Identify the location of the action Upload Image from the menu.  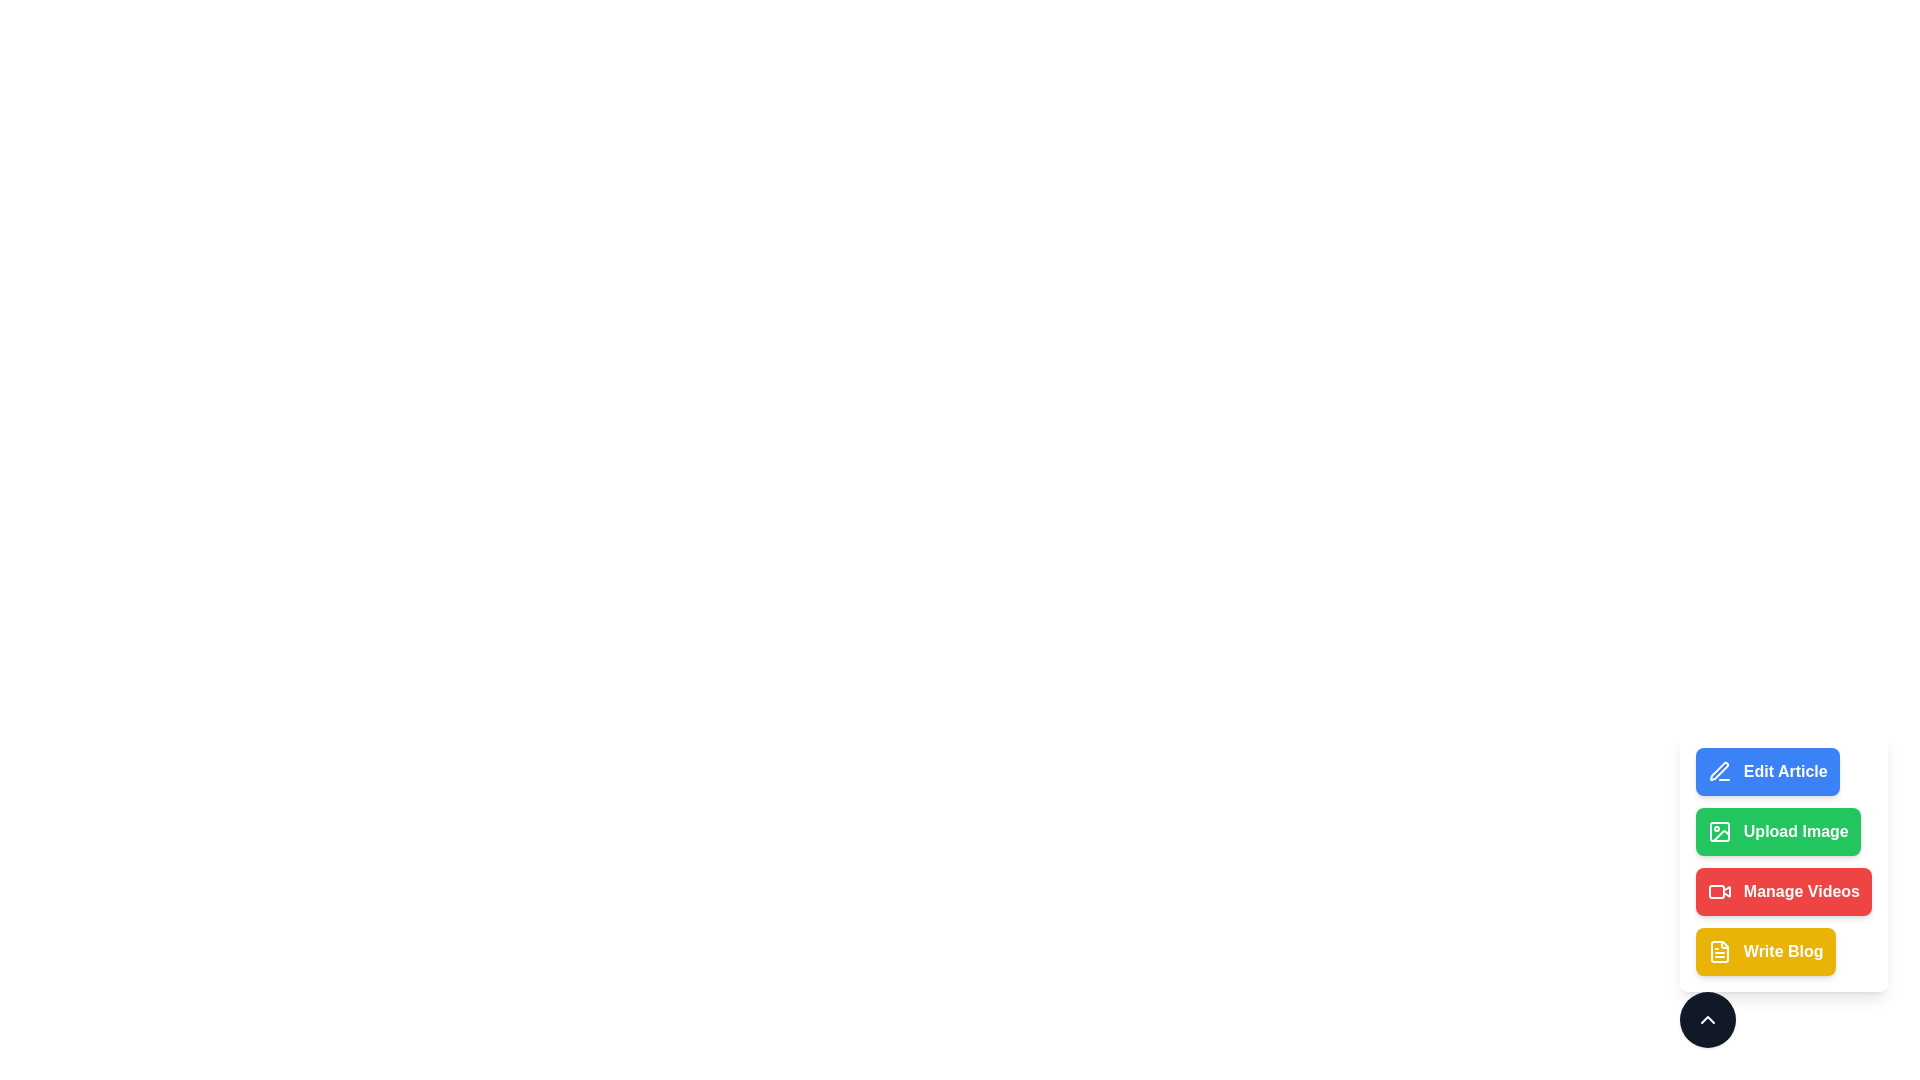
(1778, 832).